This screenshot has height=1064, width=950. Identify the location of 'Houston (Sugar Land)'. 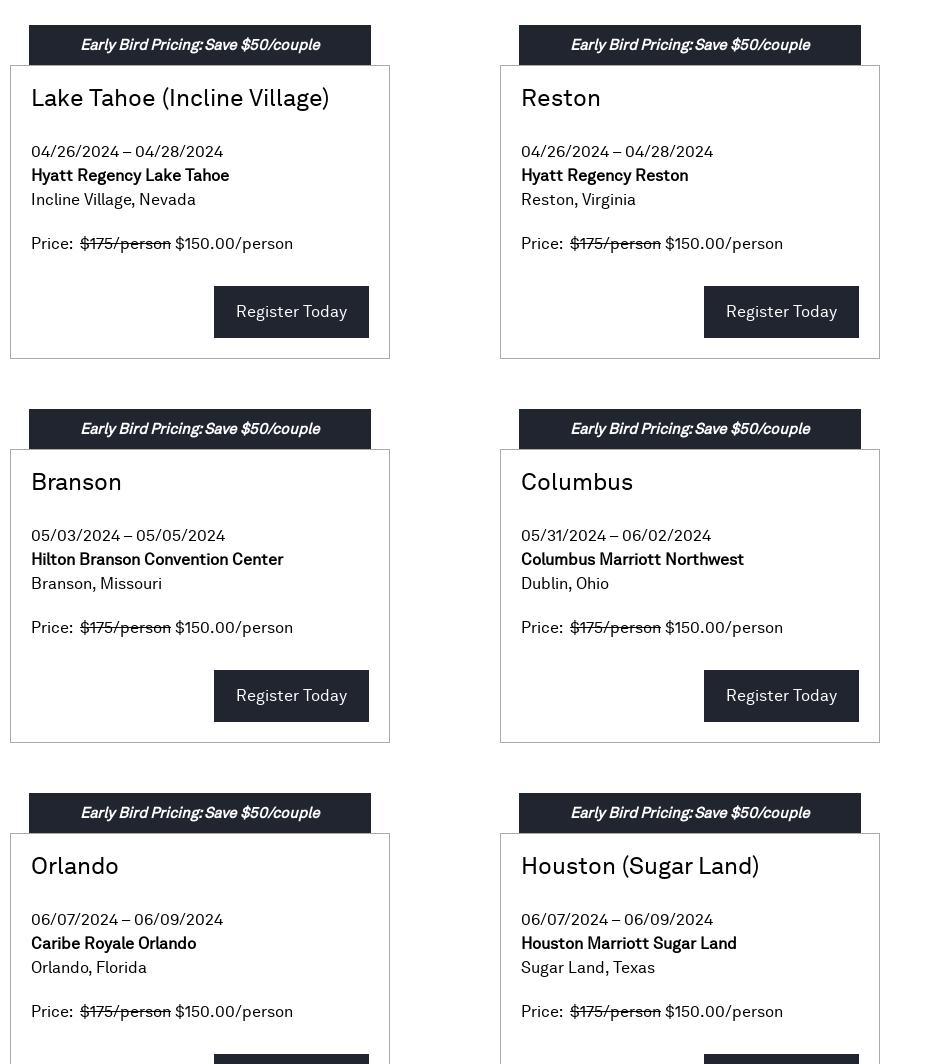
(640, 865).